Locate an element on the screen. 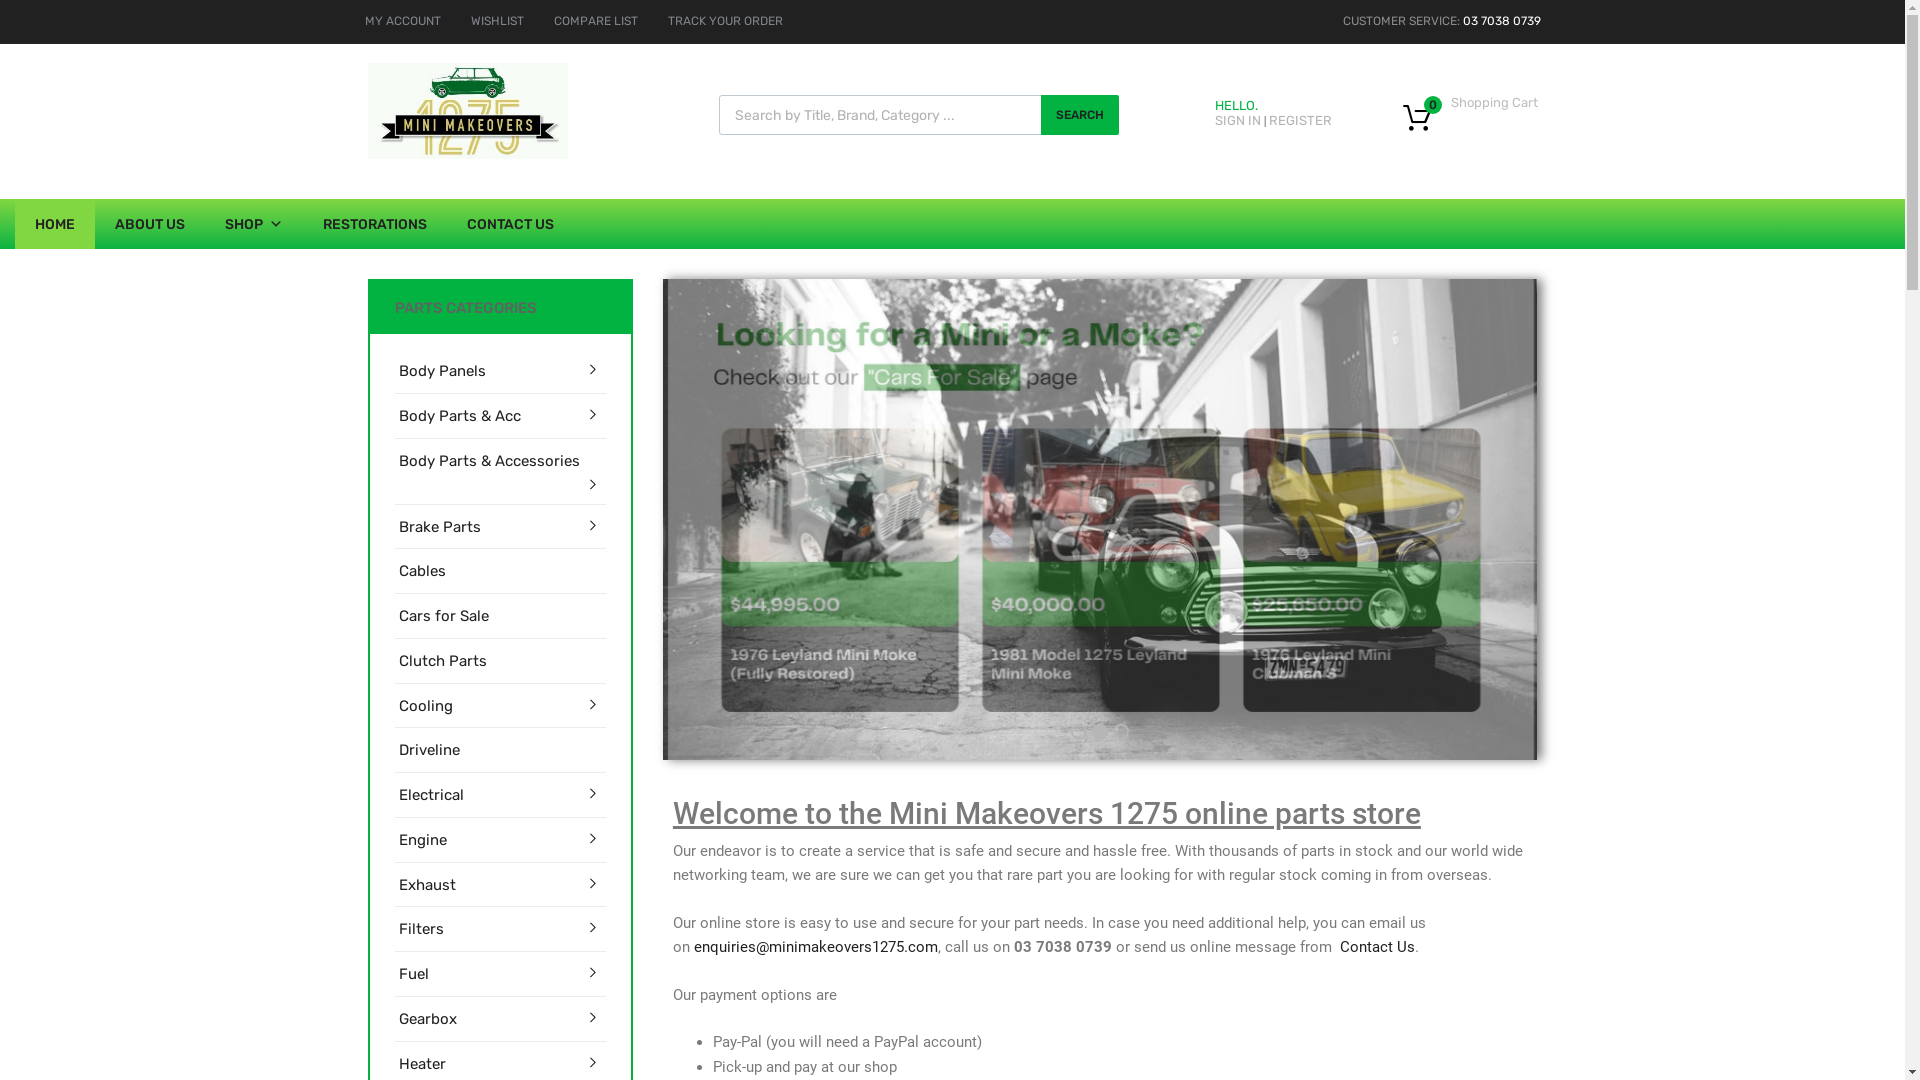  'Exhaust' is located at coordinates (425, 884).